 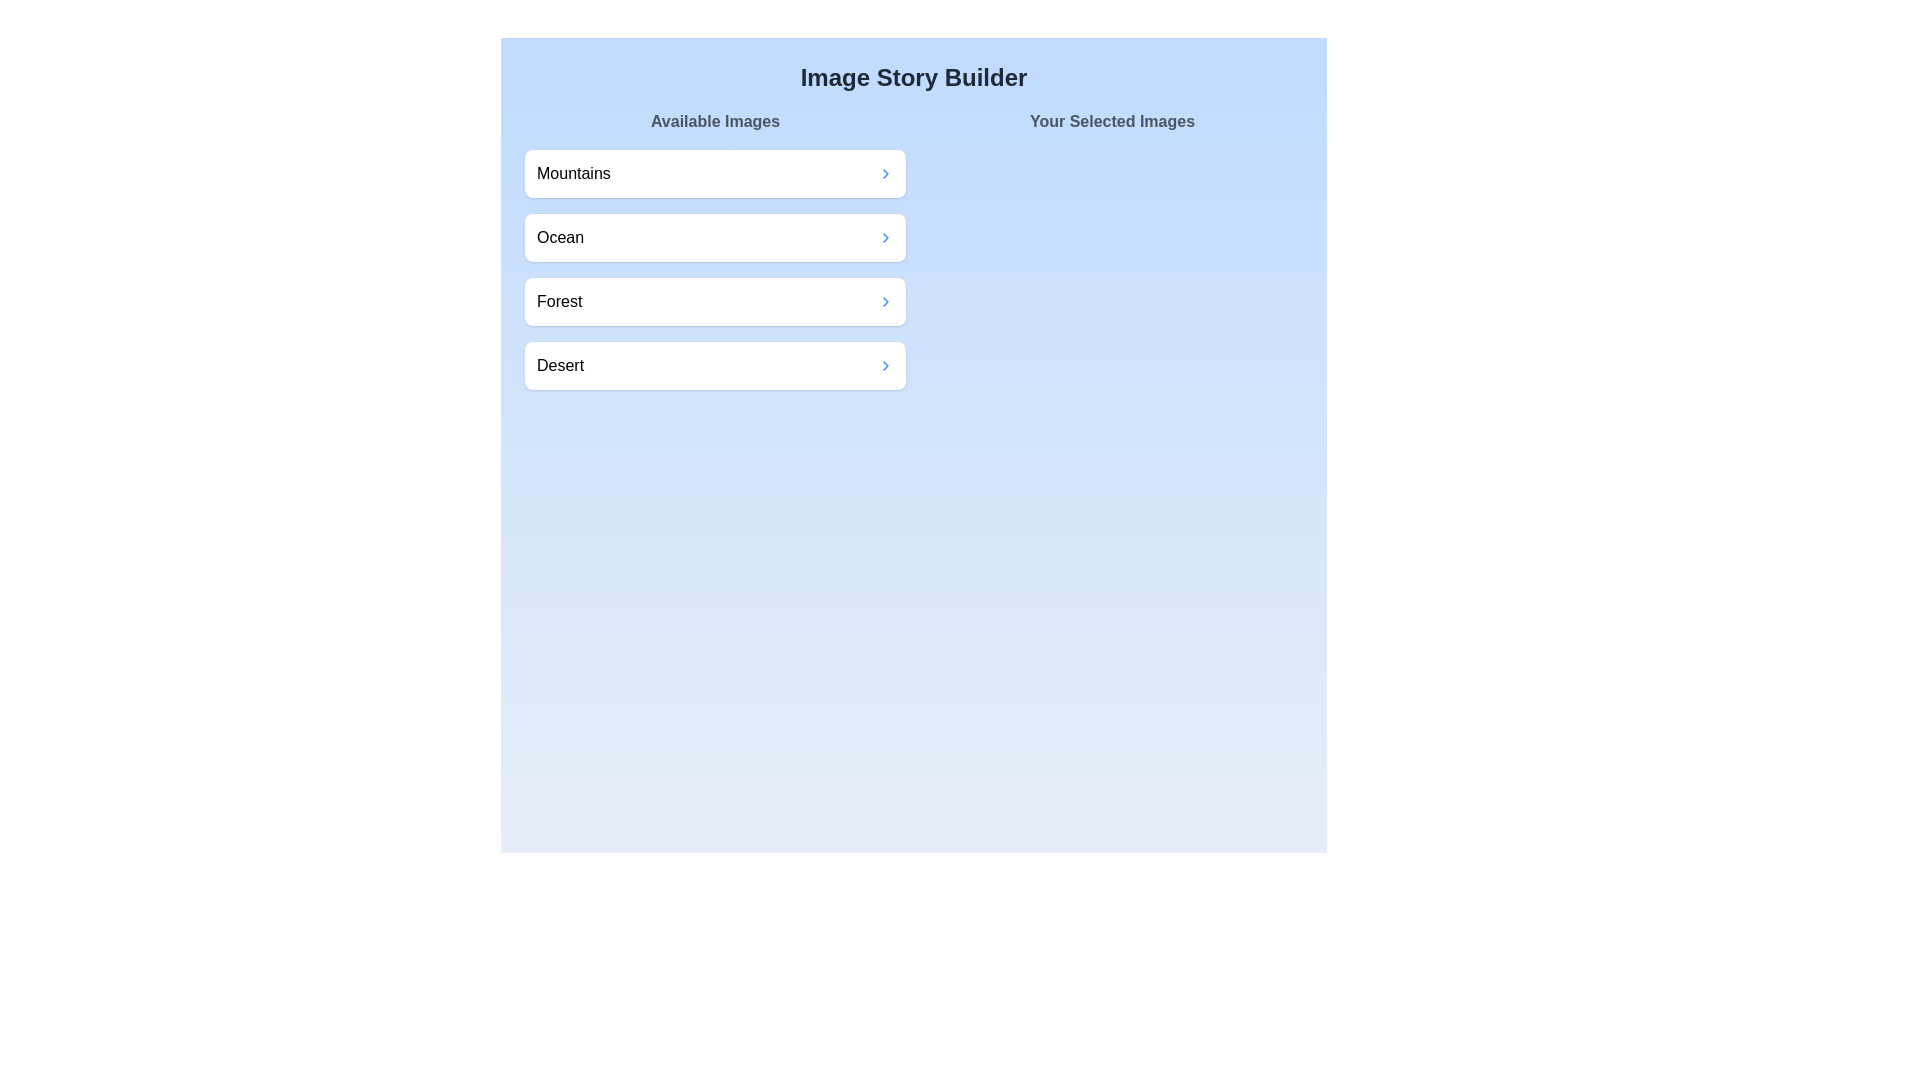 What do you see at coordinates (885, 237) in the screenshot?
I see `transfer button for the image labeled Ocean in the 'Available Images' section` at bounding box center [885, 237].